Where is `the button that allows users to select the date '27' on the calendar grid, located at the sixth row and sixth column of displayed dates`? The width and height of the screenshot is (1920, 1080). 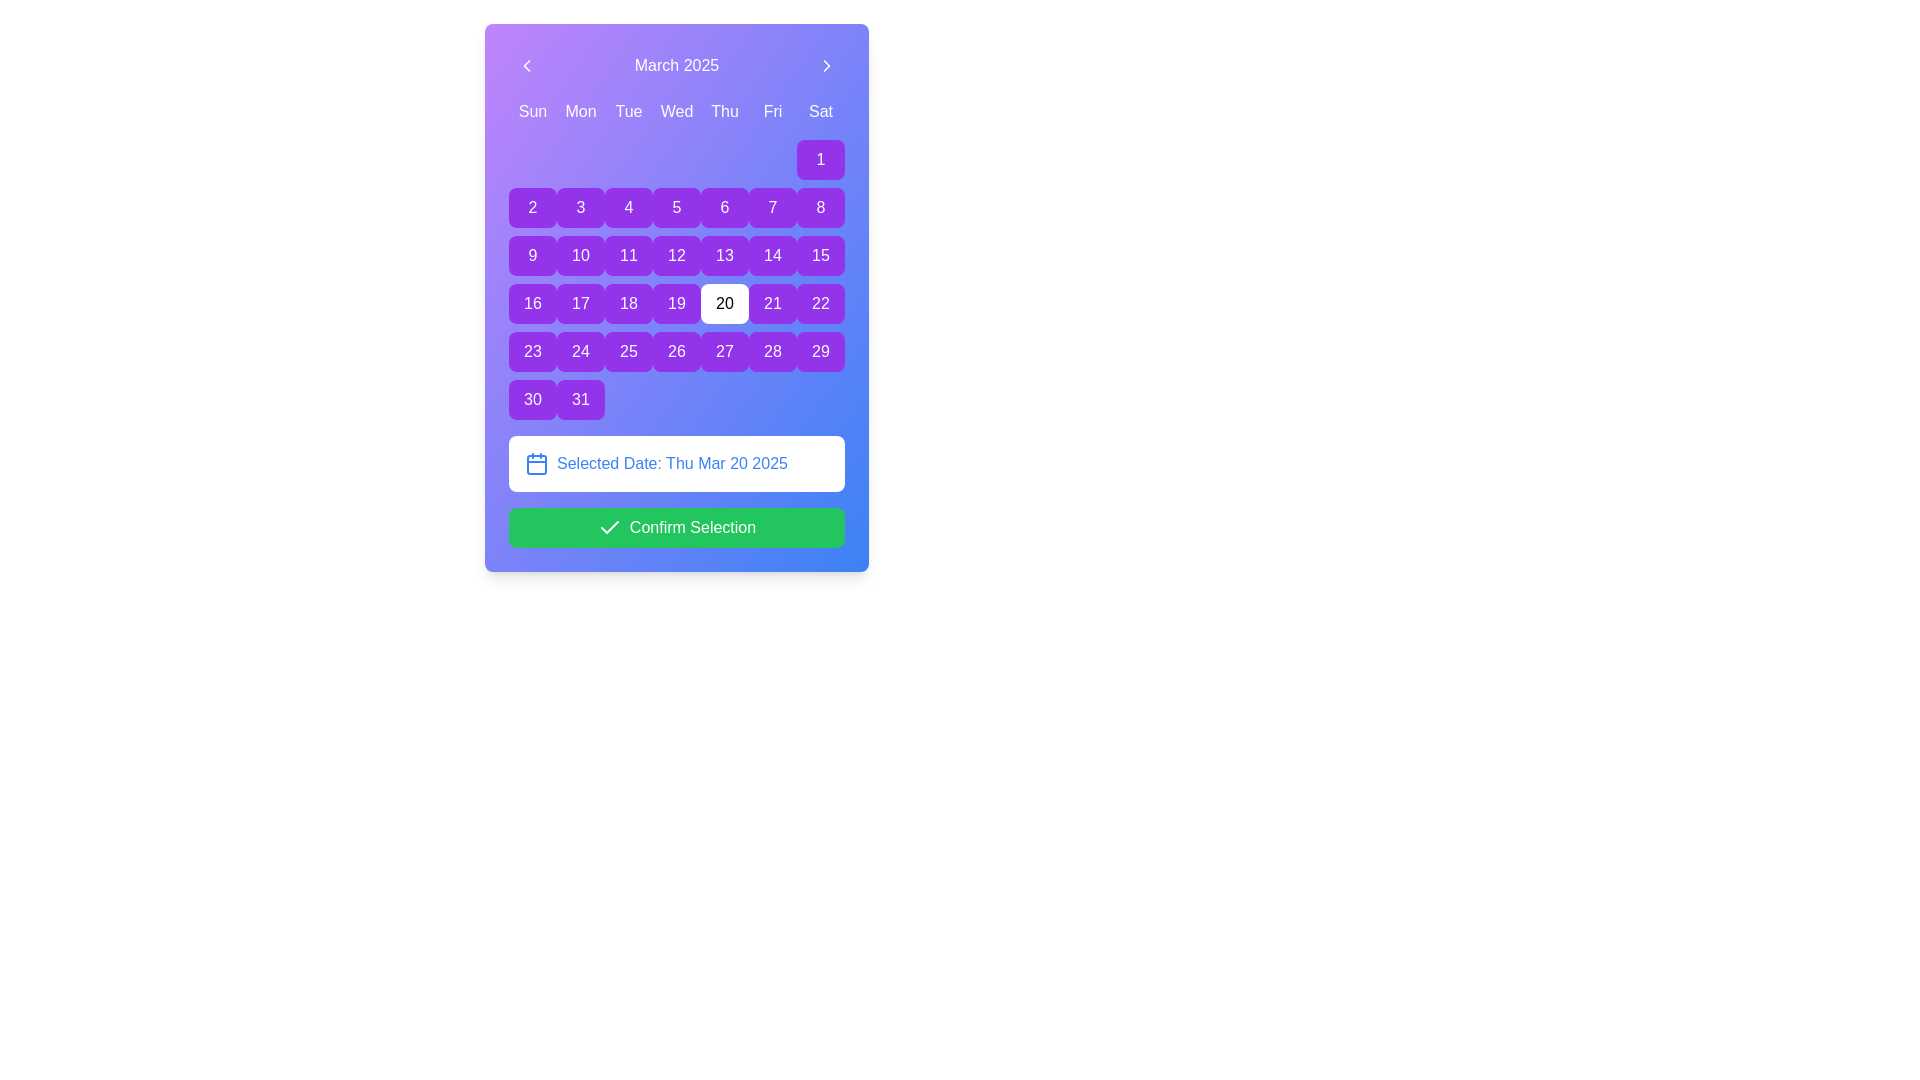
the button that allows users to select the date '27' on the calendar grid, located at the sixth row and sixth column of displayed dates is located at coordinates (723, 350).